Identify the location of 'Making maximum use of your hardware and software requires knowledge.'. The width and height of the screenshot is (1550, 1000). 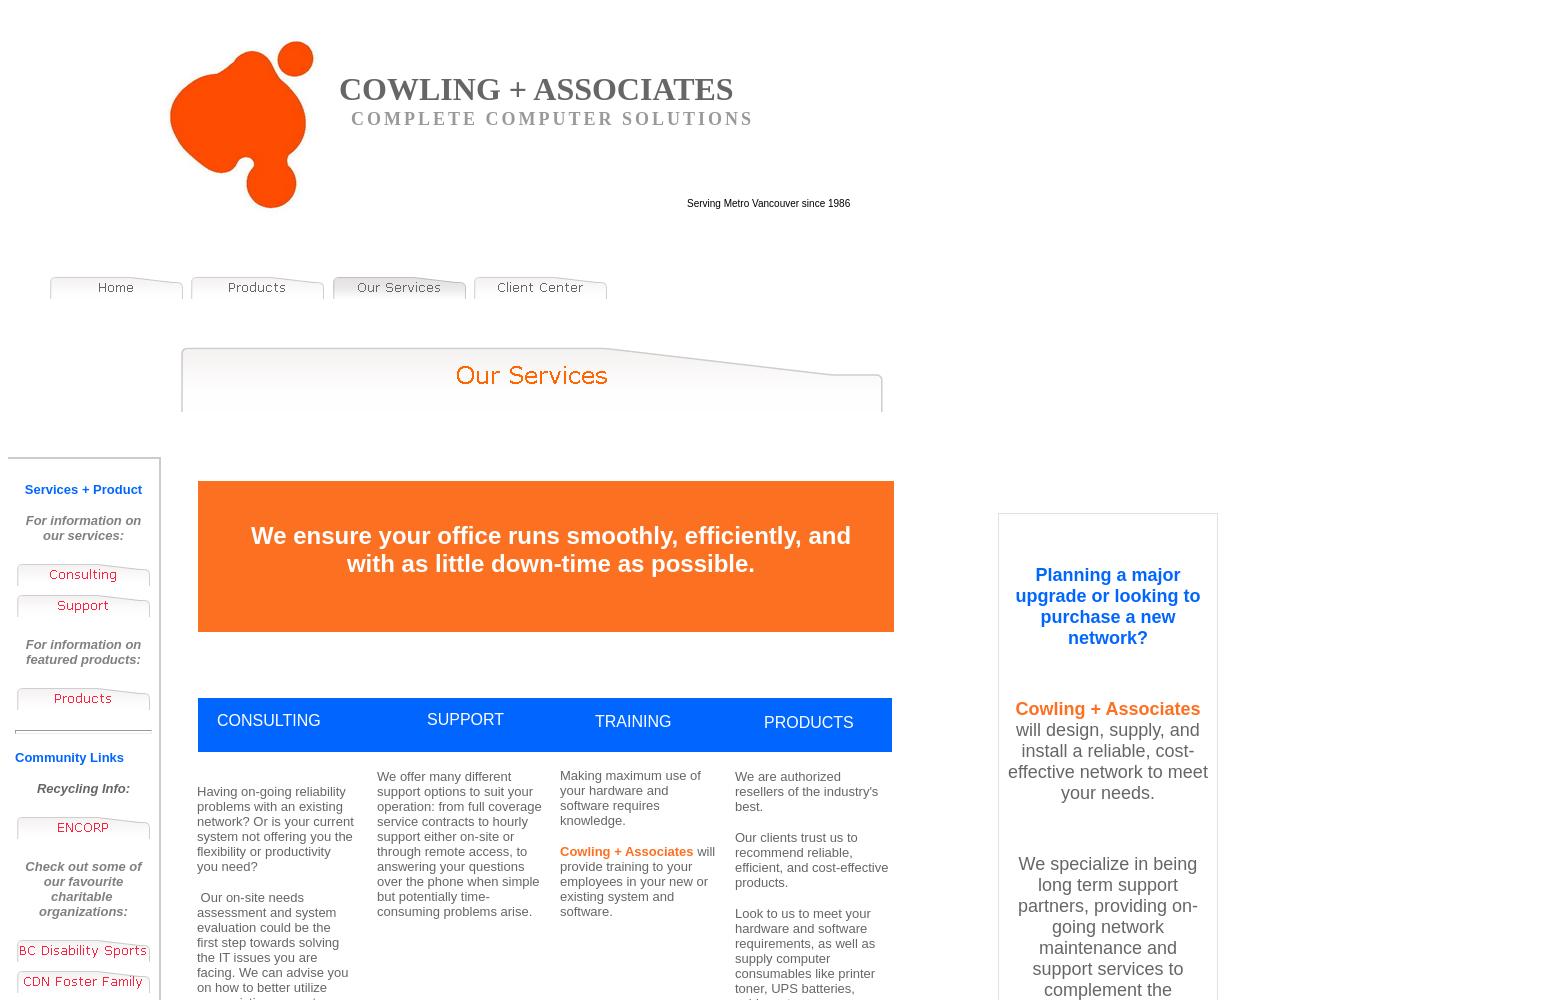
(629, 798).